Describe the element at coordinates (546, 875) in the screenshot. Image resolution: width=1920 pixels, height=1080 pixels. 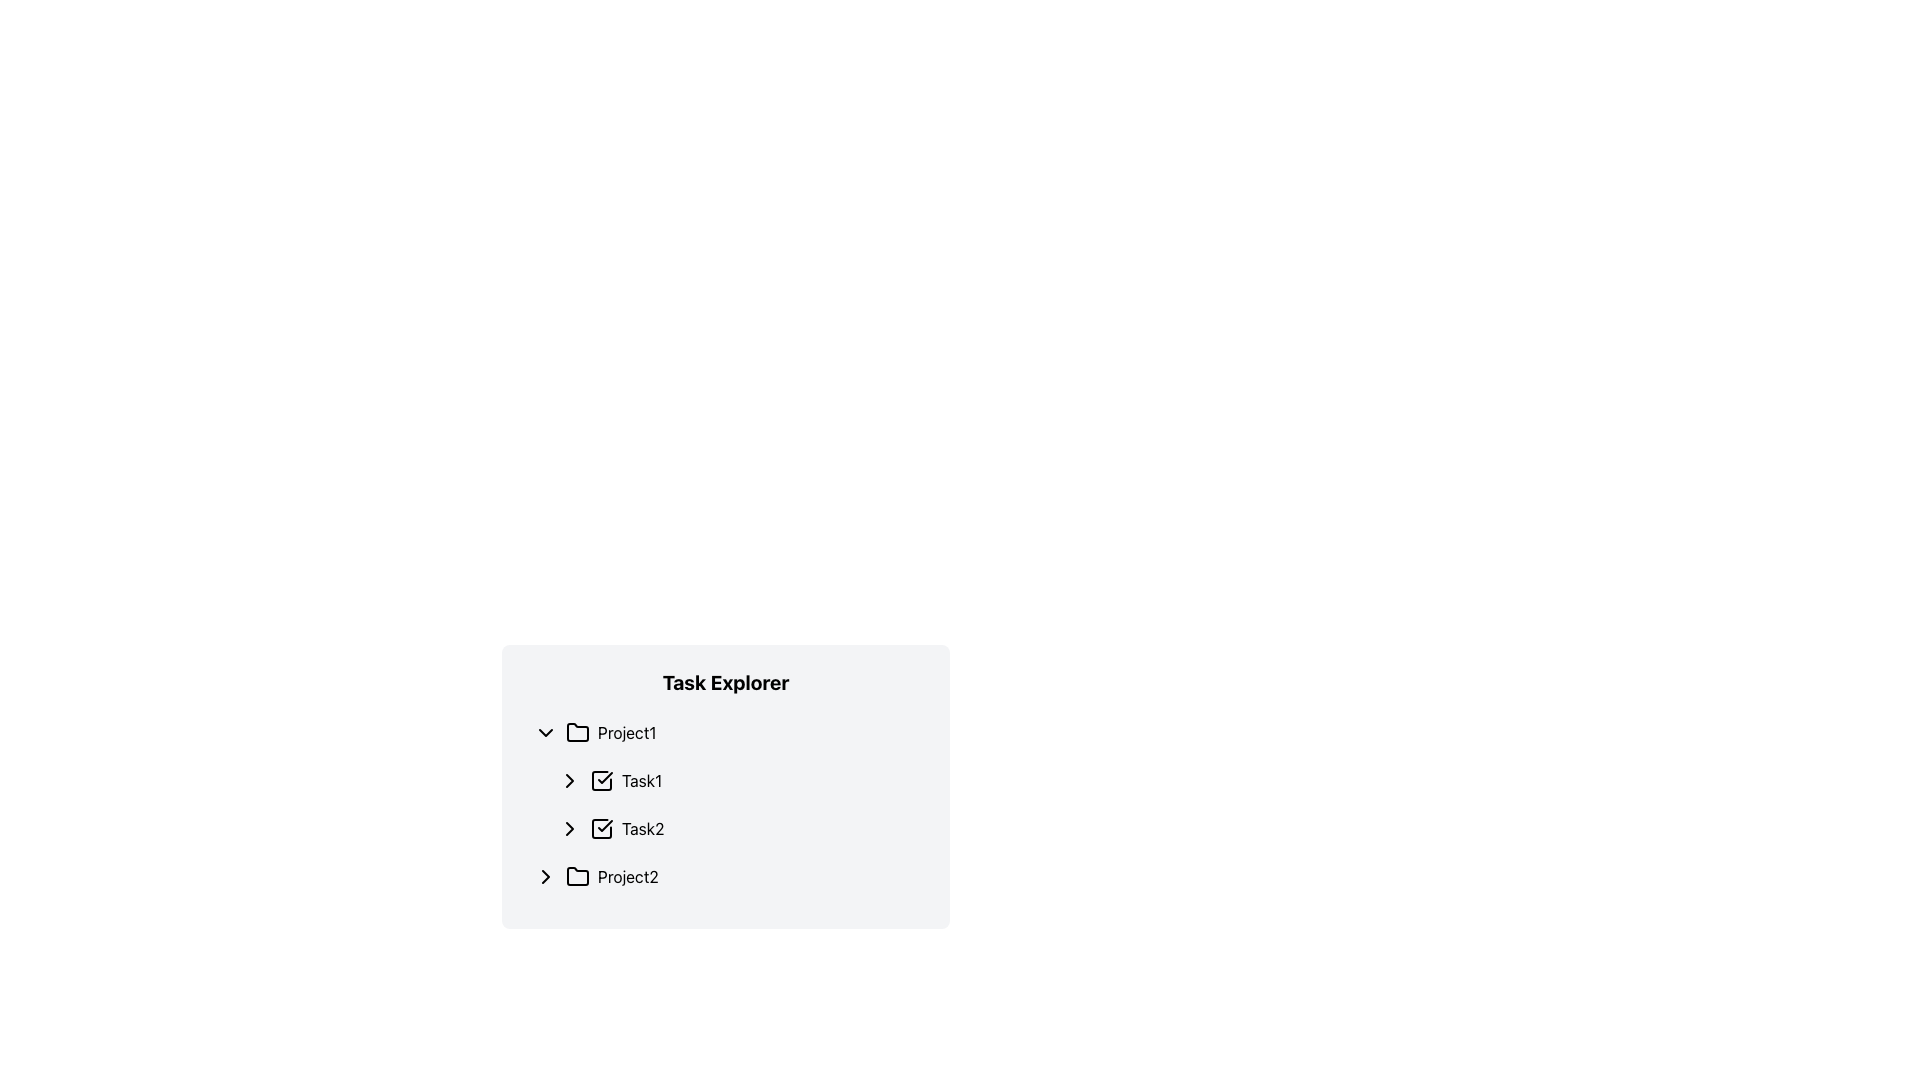
I see `the Chevron Right icon that toggles the visibility of nested content under 'Project2' in the 'Task Explorer' section to prepare for keyboard interaction` at that location.